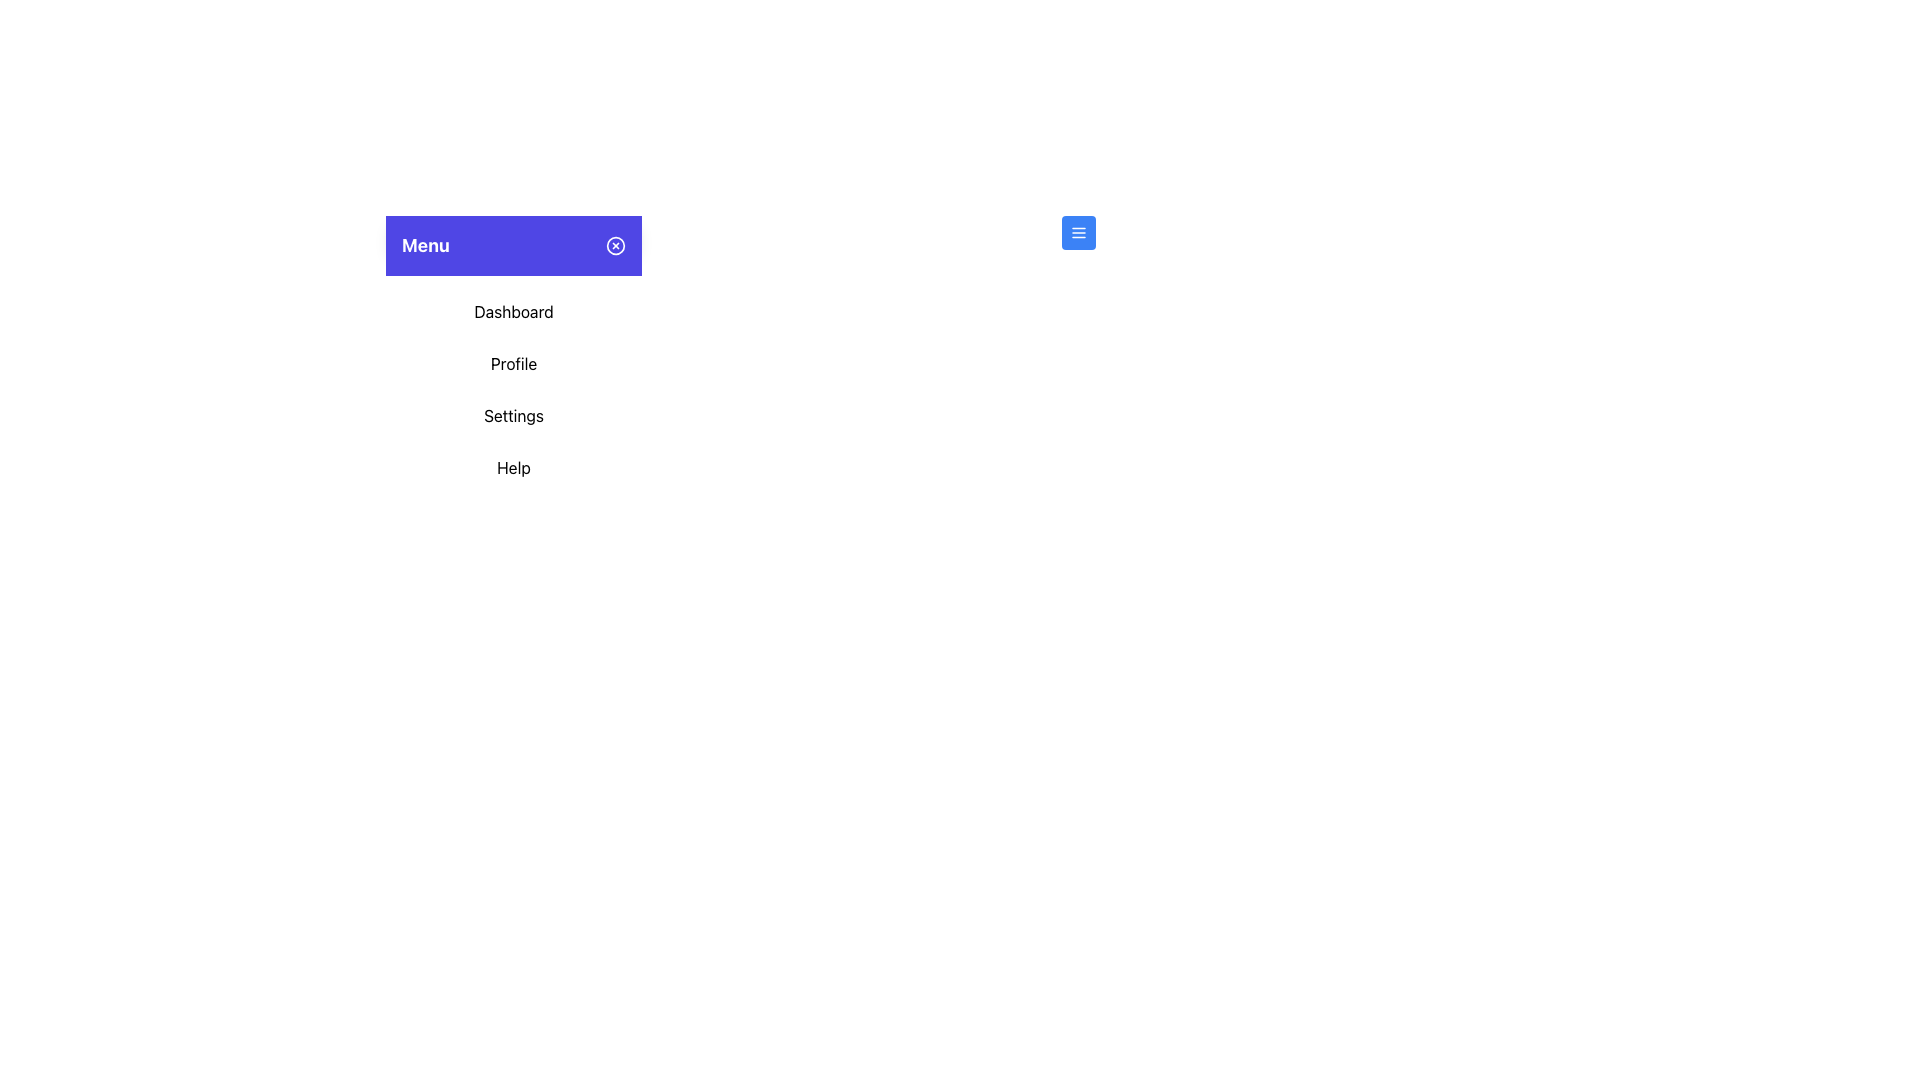 This screenshot has width=1920, height=1080. Describe the element at coordinates (513, 312) in the screenshot. I see `the first button labeled 'Dashboard' located below the 'Menu' header` at that location.